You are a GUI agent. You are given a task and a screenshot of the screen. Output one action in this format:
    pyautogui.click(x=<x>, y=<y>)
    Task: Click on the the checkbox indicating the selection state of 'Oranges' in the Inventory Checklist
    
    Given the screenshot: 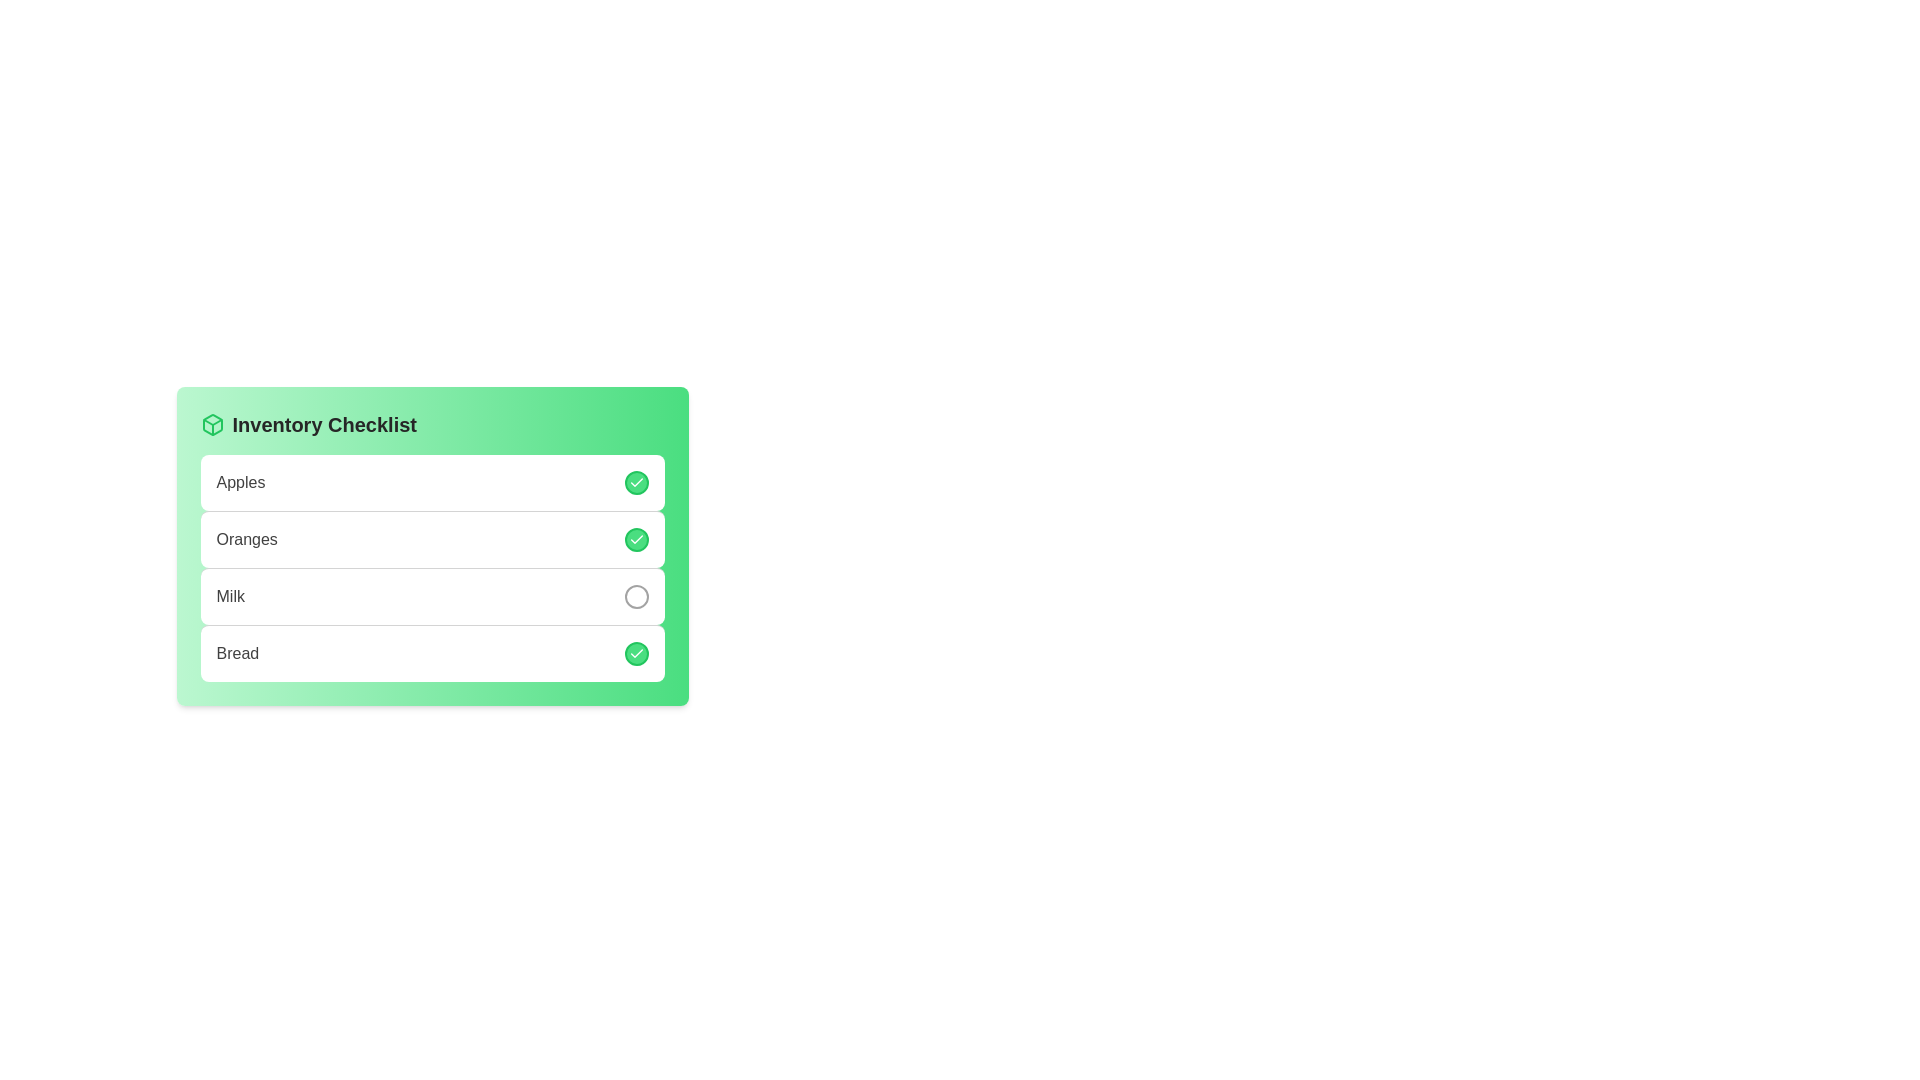 What is the action you would take?
    pyautogui.click(x=635, y=540)
    